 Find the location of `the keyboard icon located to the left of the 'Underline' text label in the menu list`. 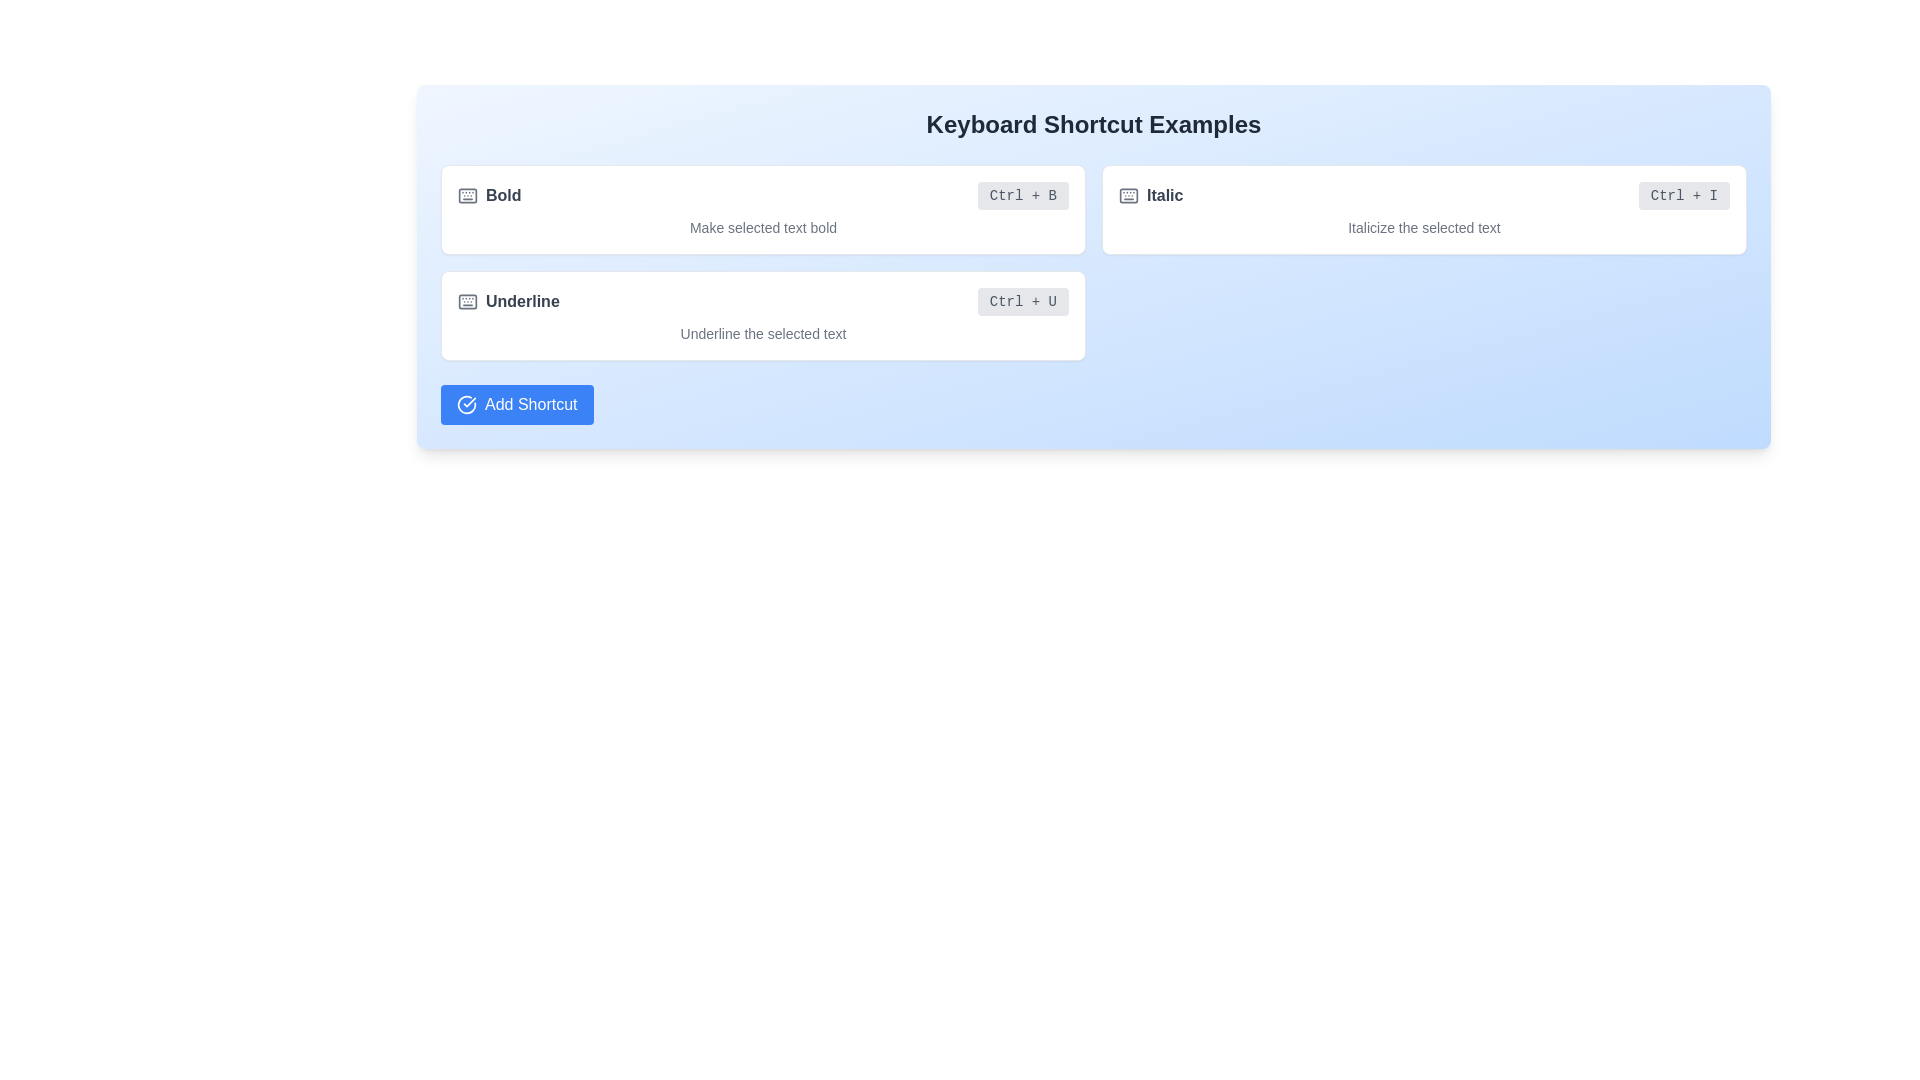

the keyboard icon located to the left of the 'Underline' text label in the menu list is located at coordinates (466, 301).